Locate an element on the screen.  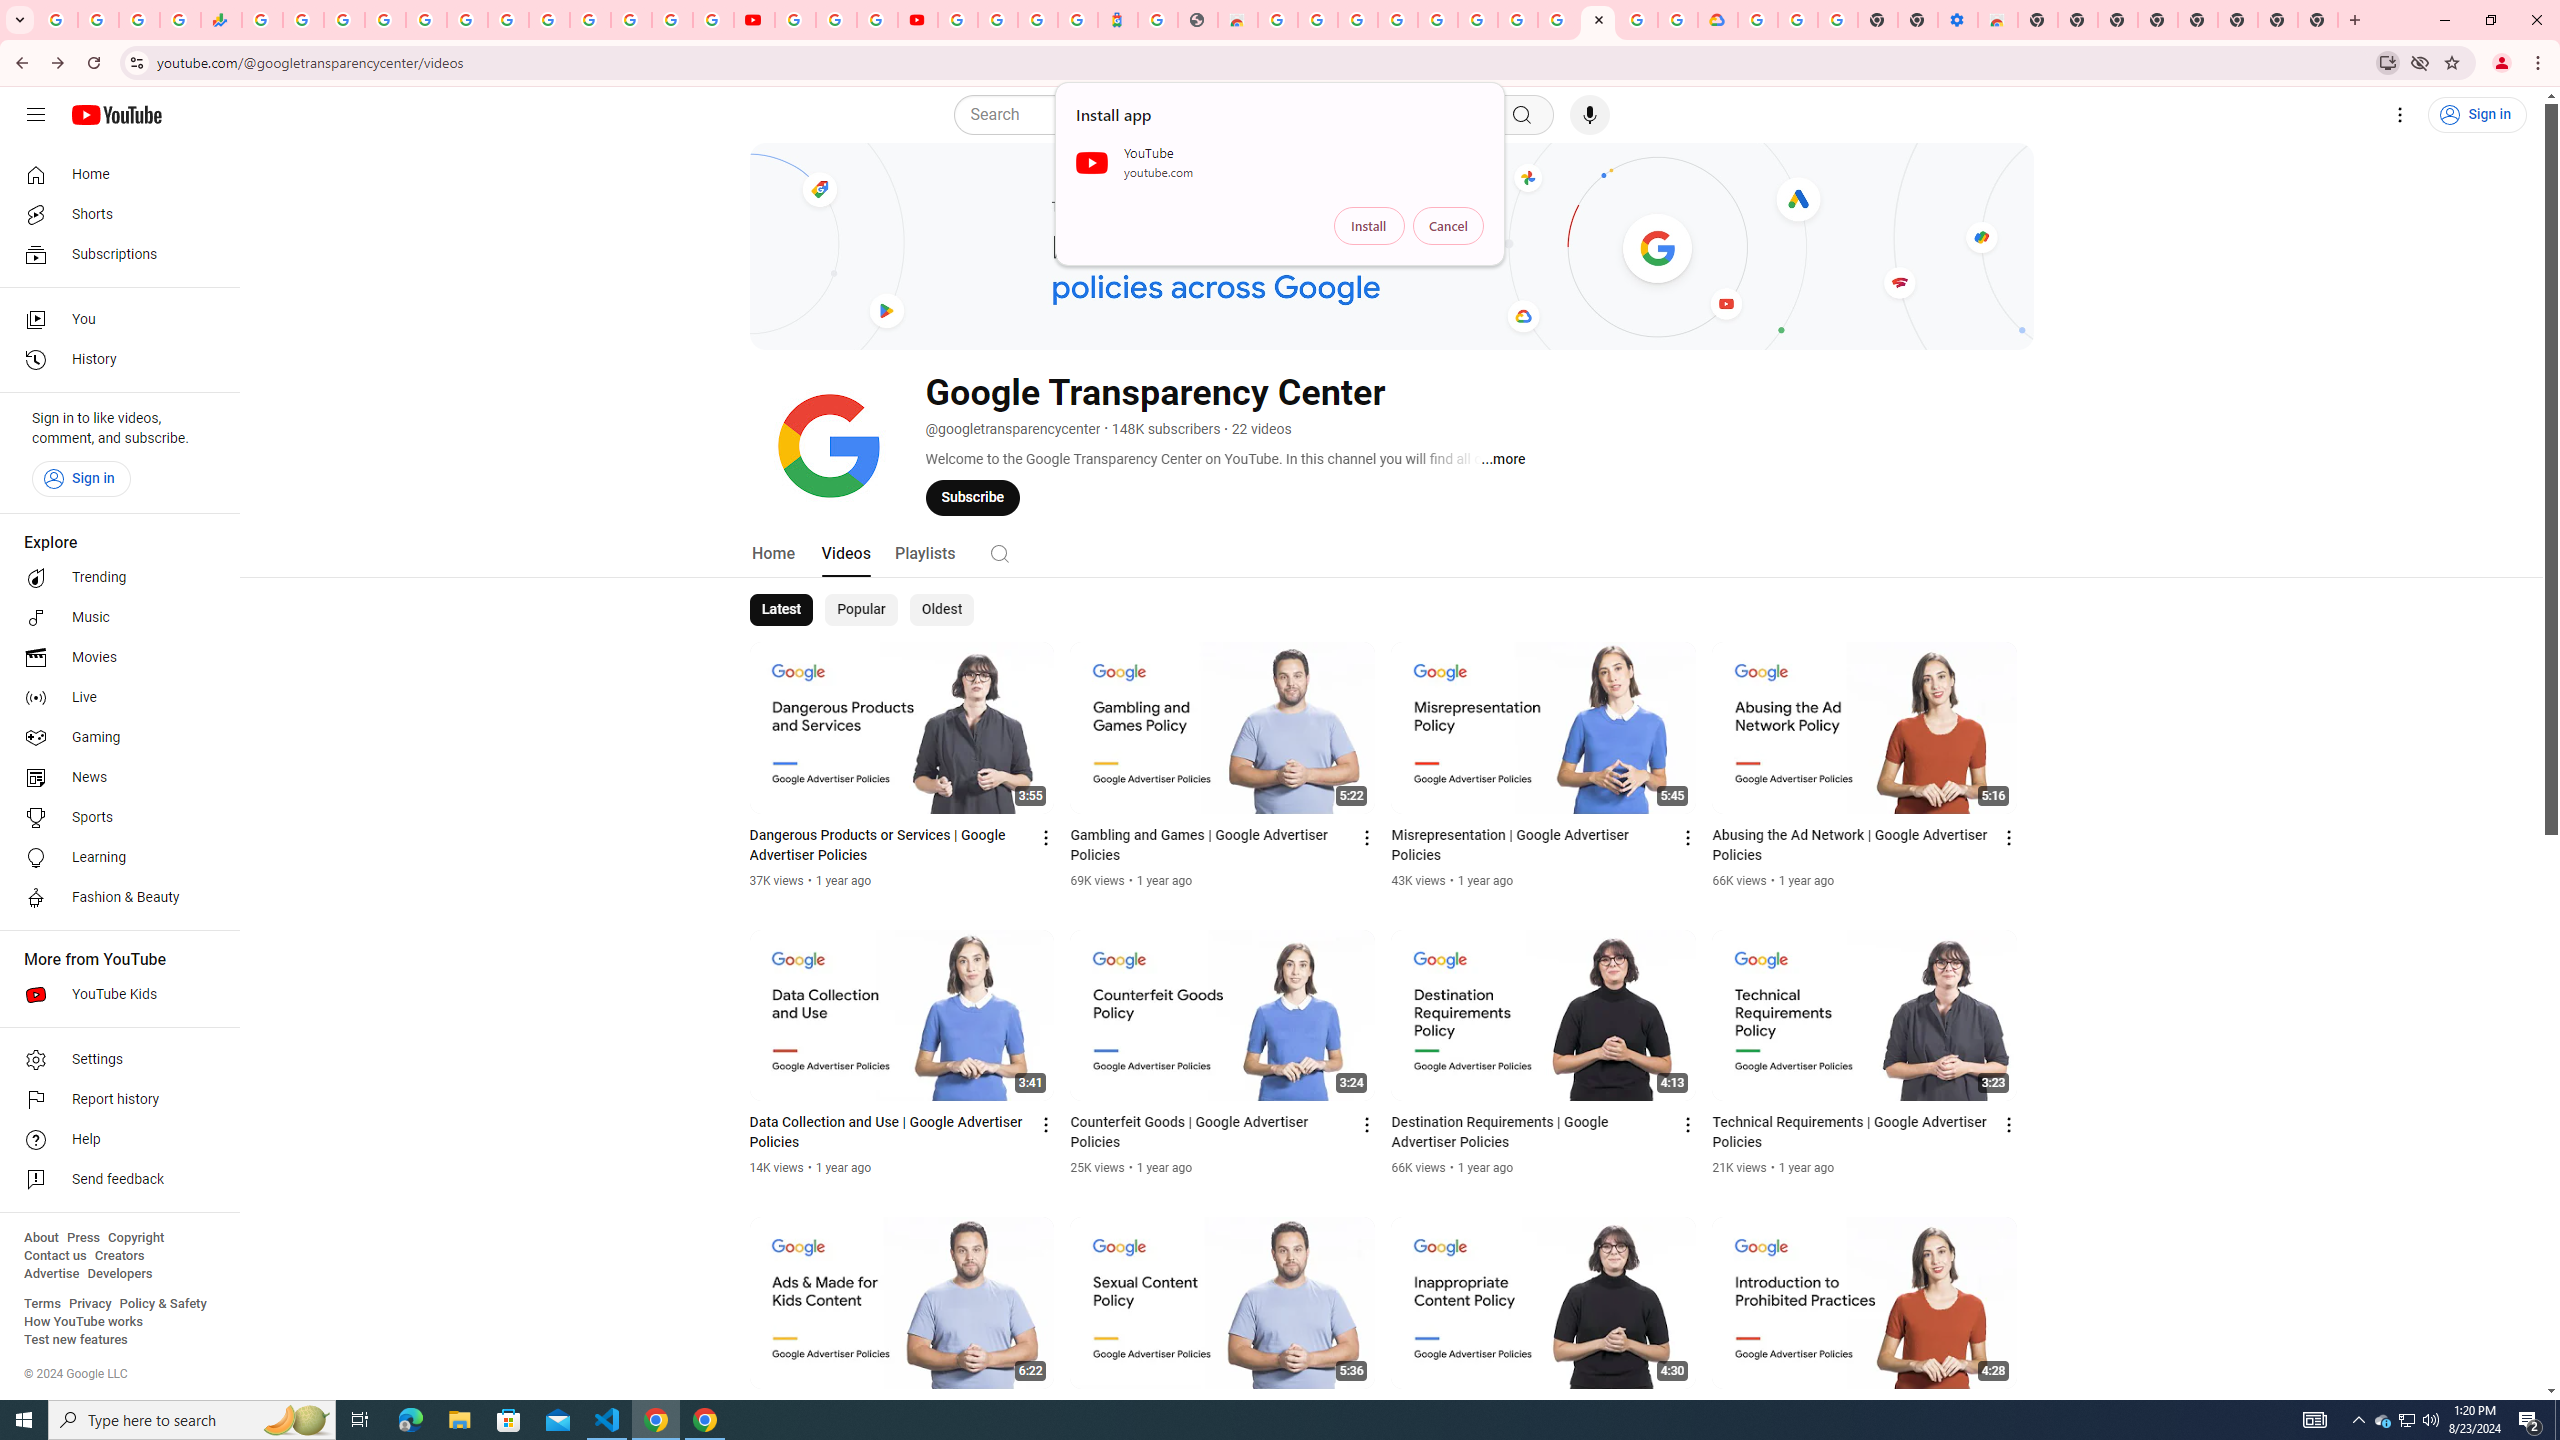
'Google Transparency Center - YouTube' is located at coordinates (1597, 19).